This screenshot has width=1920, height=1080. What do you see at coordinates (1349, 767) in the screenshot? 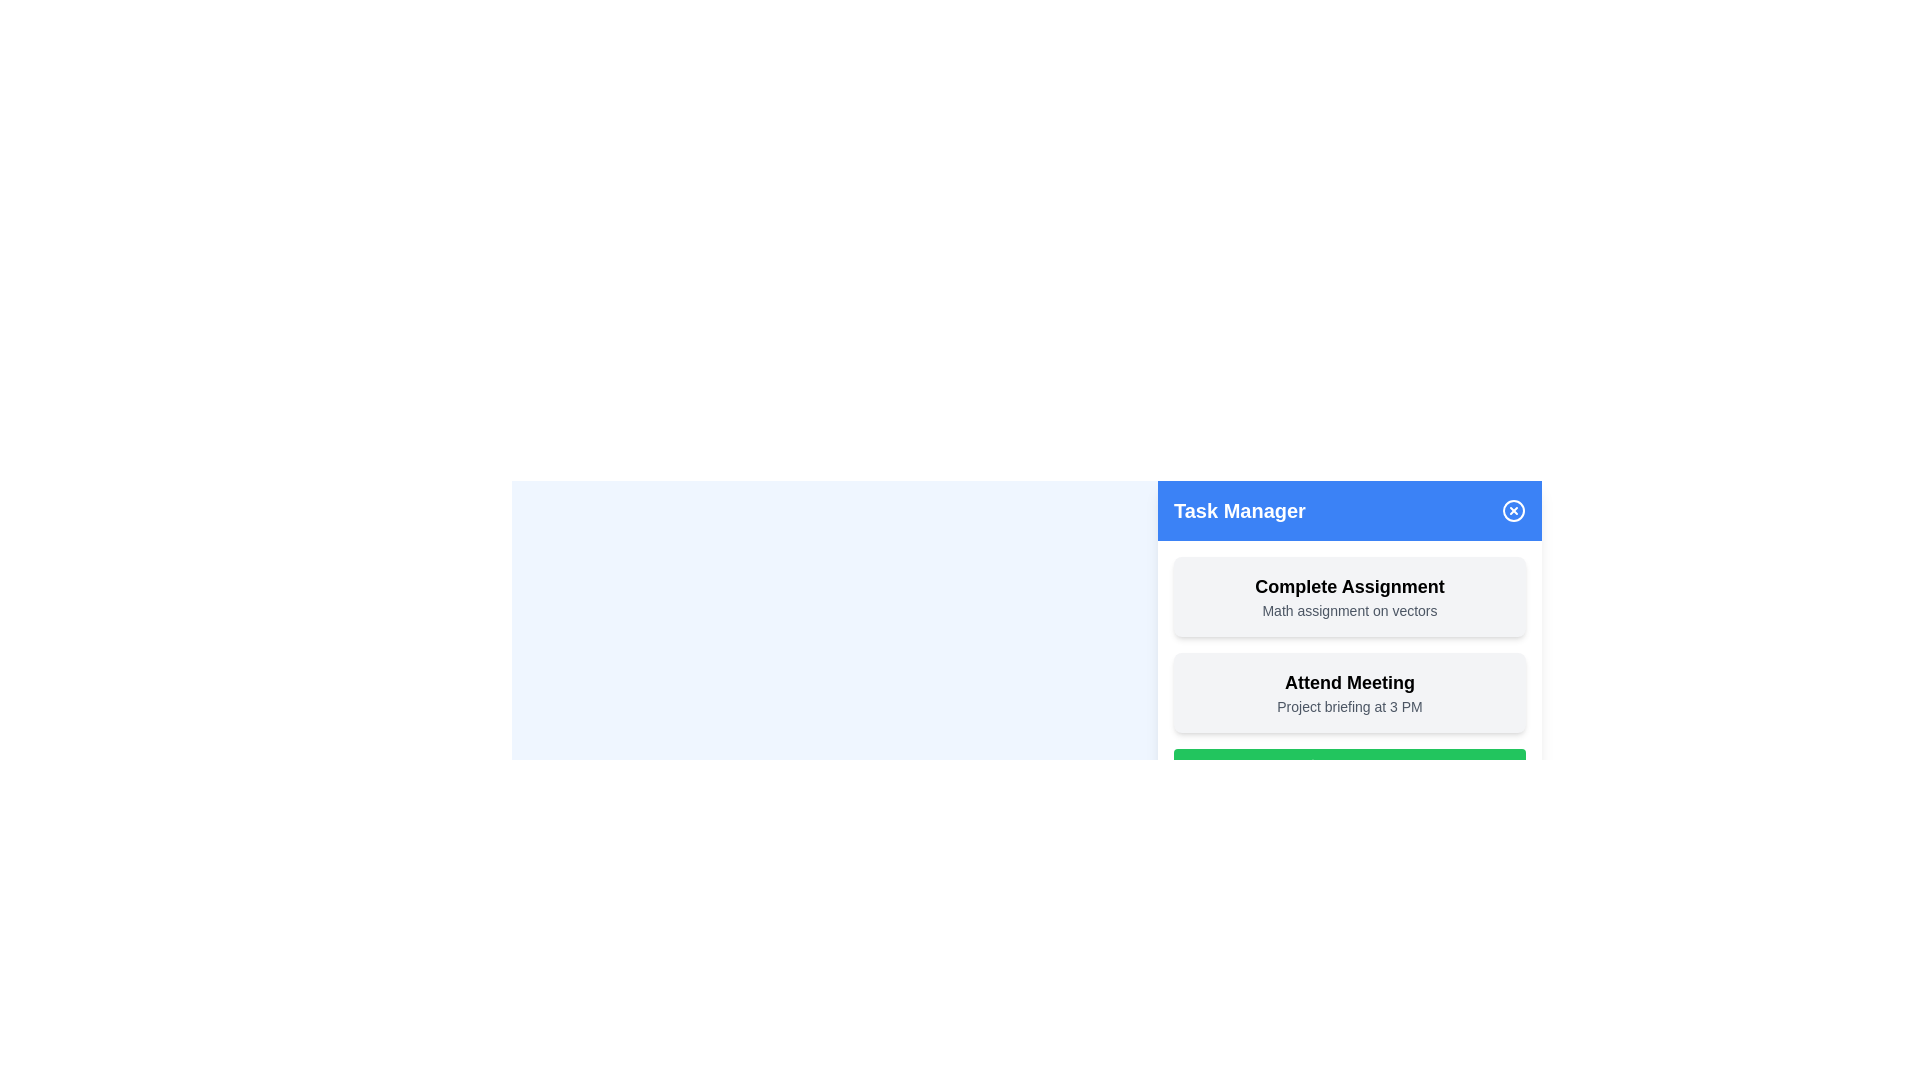
I see `the 'Add Task' button, which is a bright green rectangular button with white text and a '+' icon, located at the bottom of the task list in the 'Task Manager' section` at bounding box center [1349, 767].